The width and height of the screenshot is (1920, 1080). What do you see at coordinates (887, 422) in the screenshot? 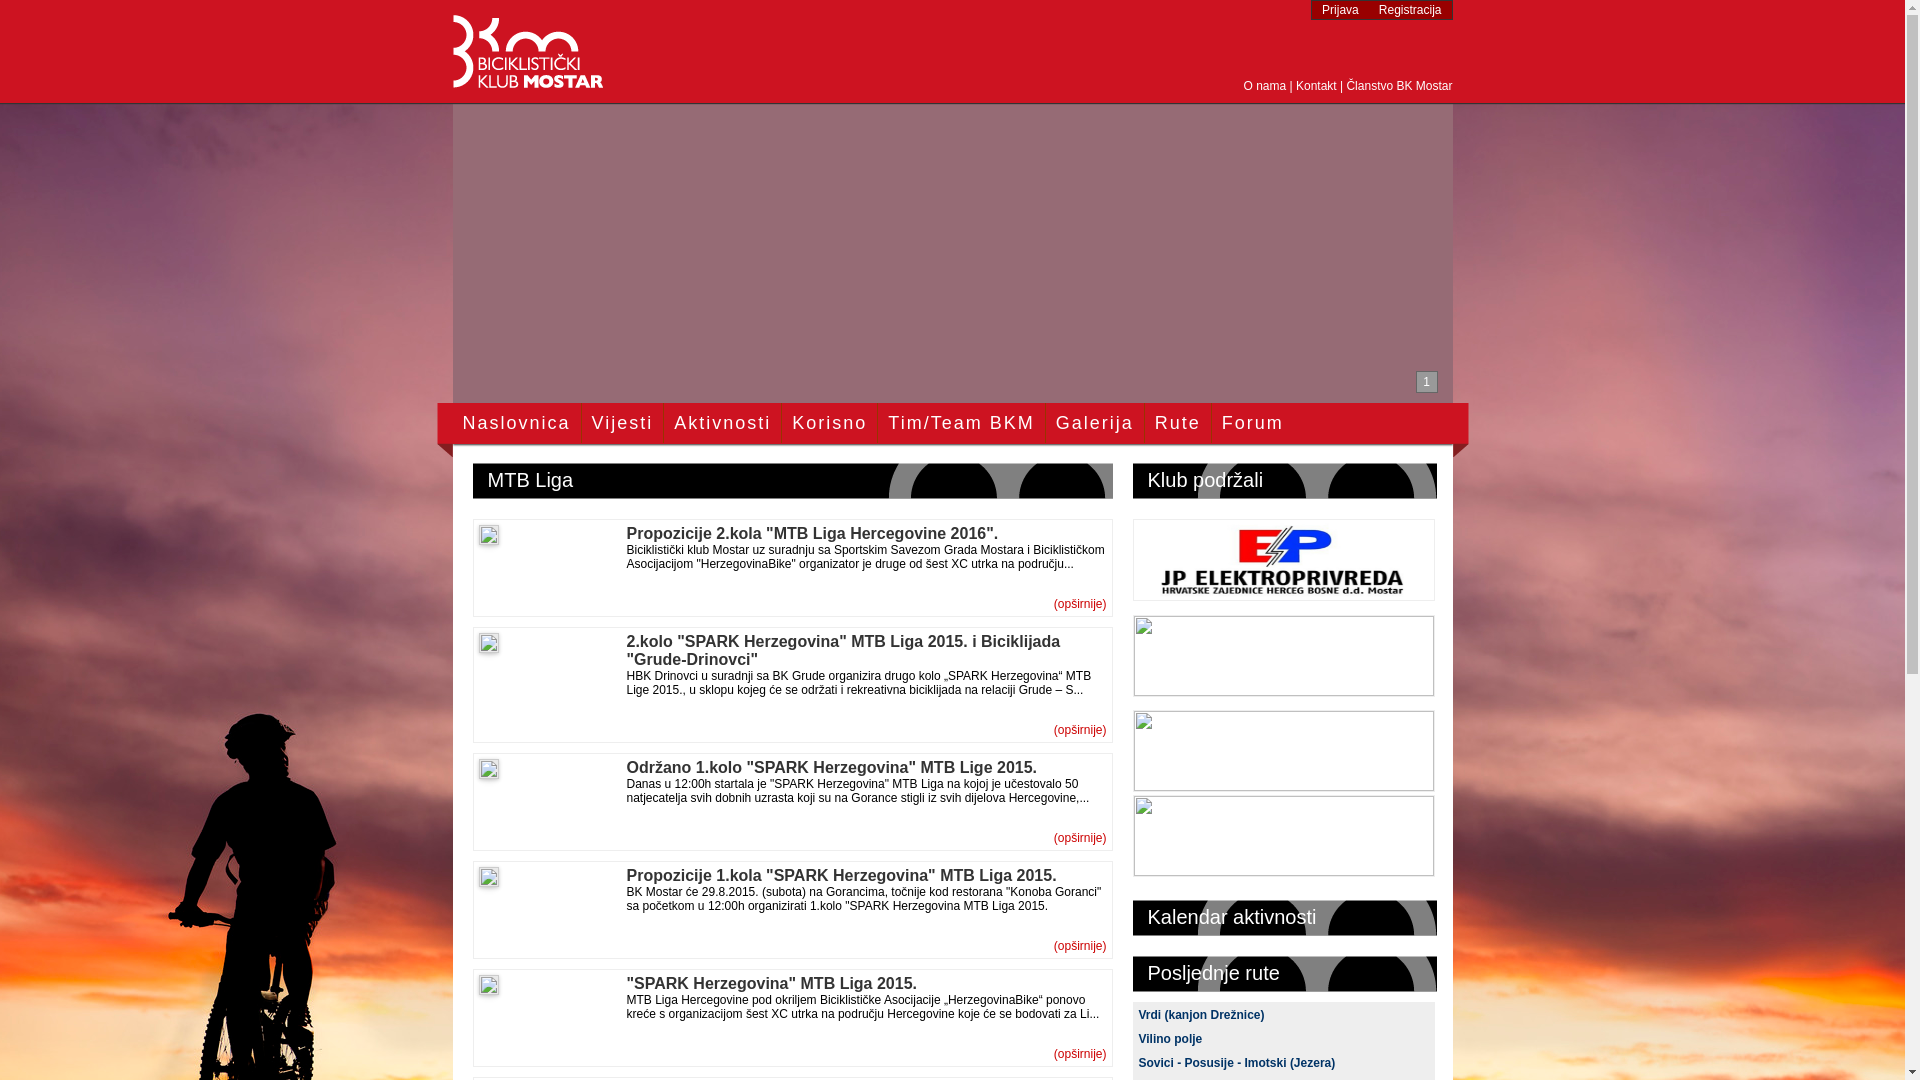
I see `'Tim/Team BKM'` at bounding box center [887, 422].